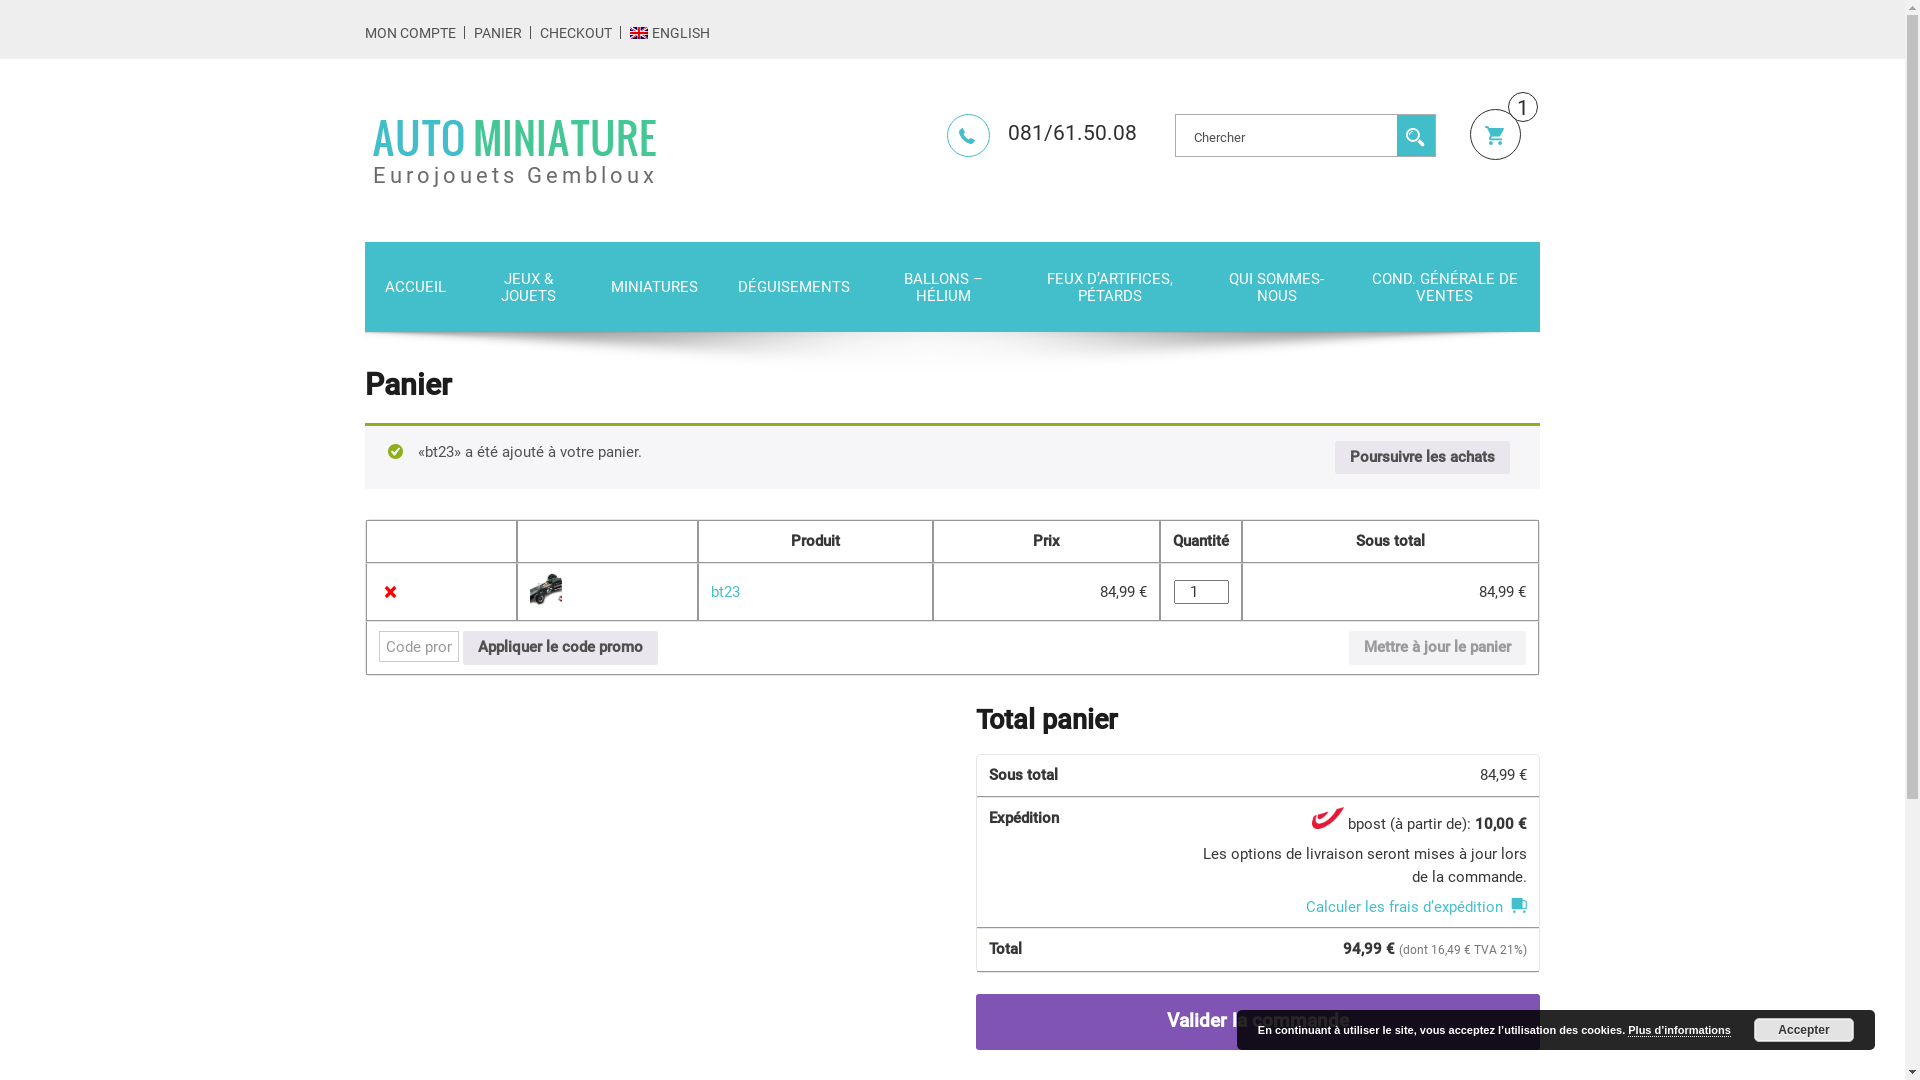  Describe the element at coordinates (710, 590) in the screenshot. I see `'bt23'` at that location.